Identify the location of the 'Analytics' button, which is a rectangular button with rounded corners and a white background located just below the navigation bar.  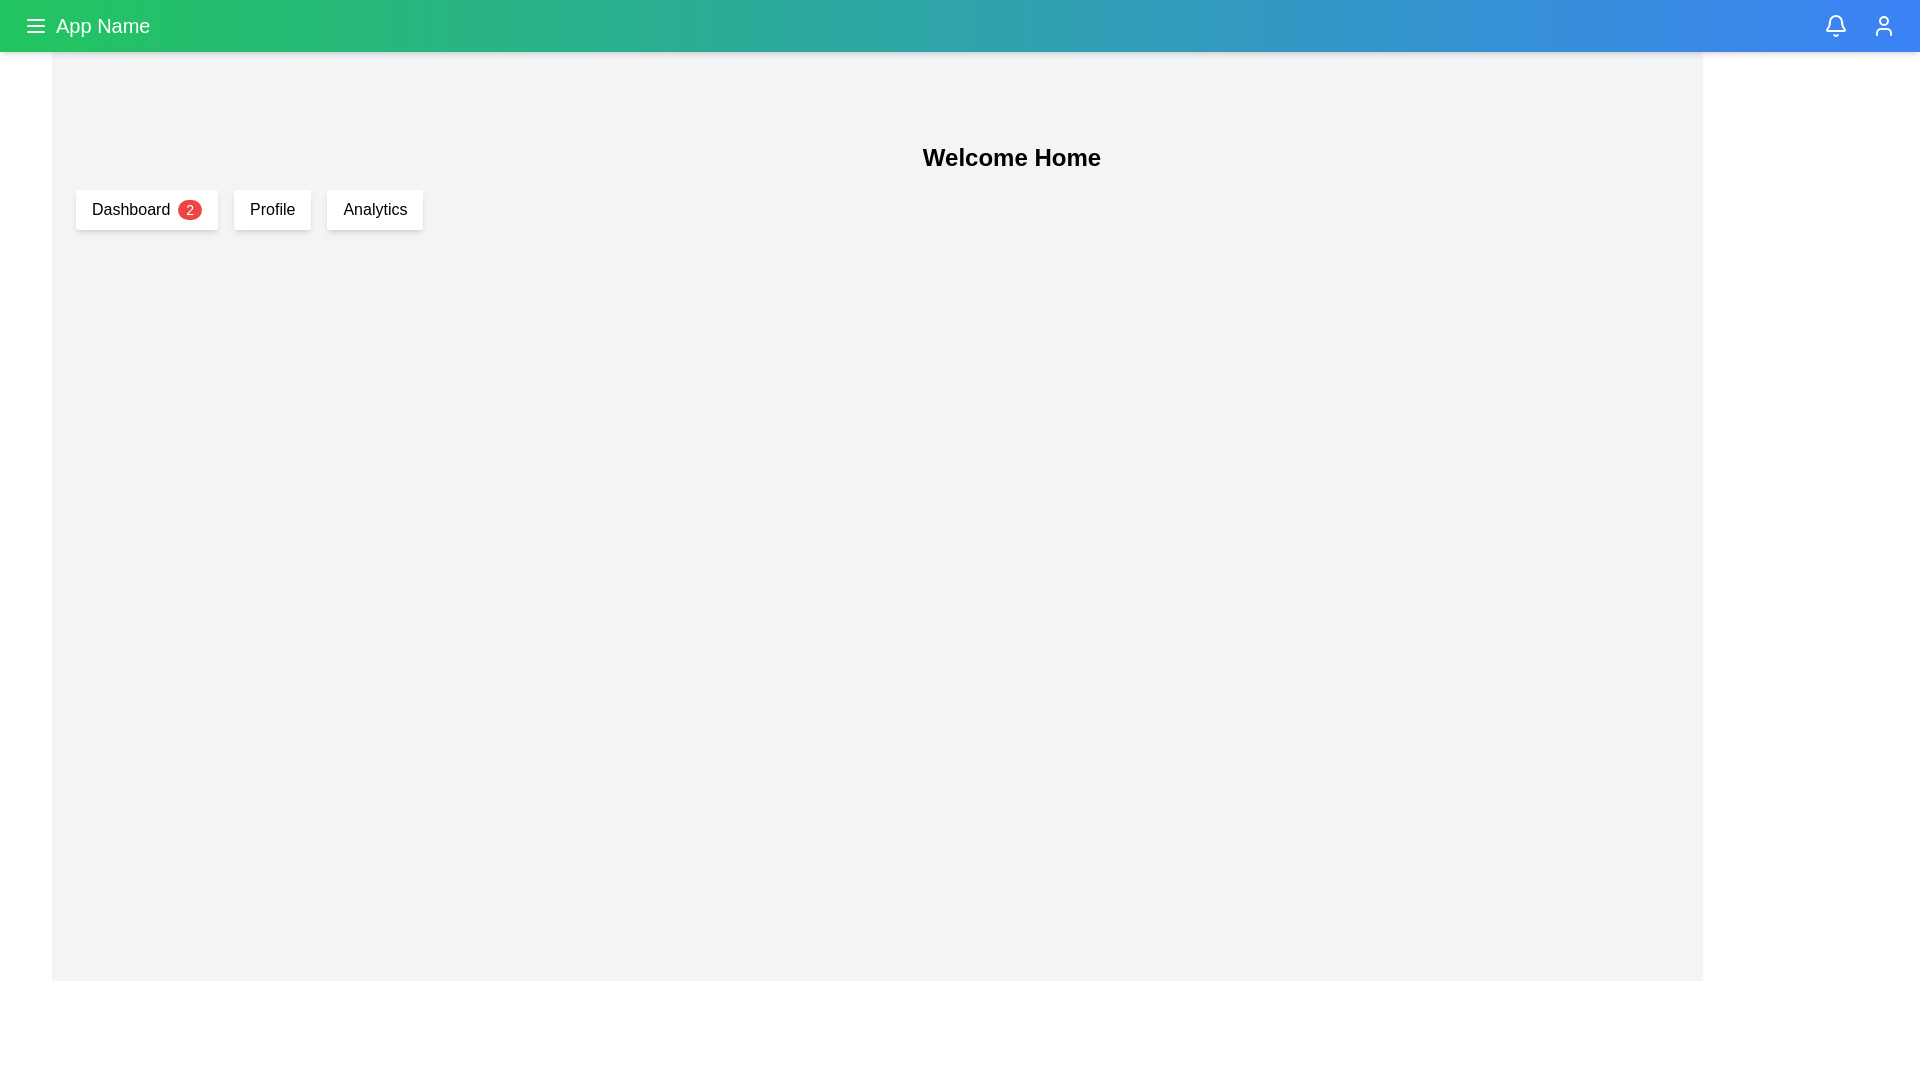
(375, 209).